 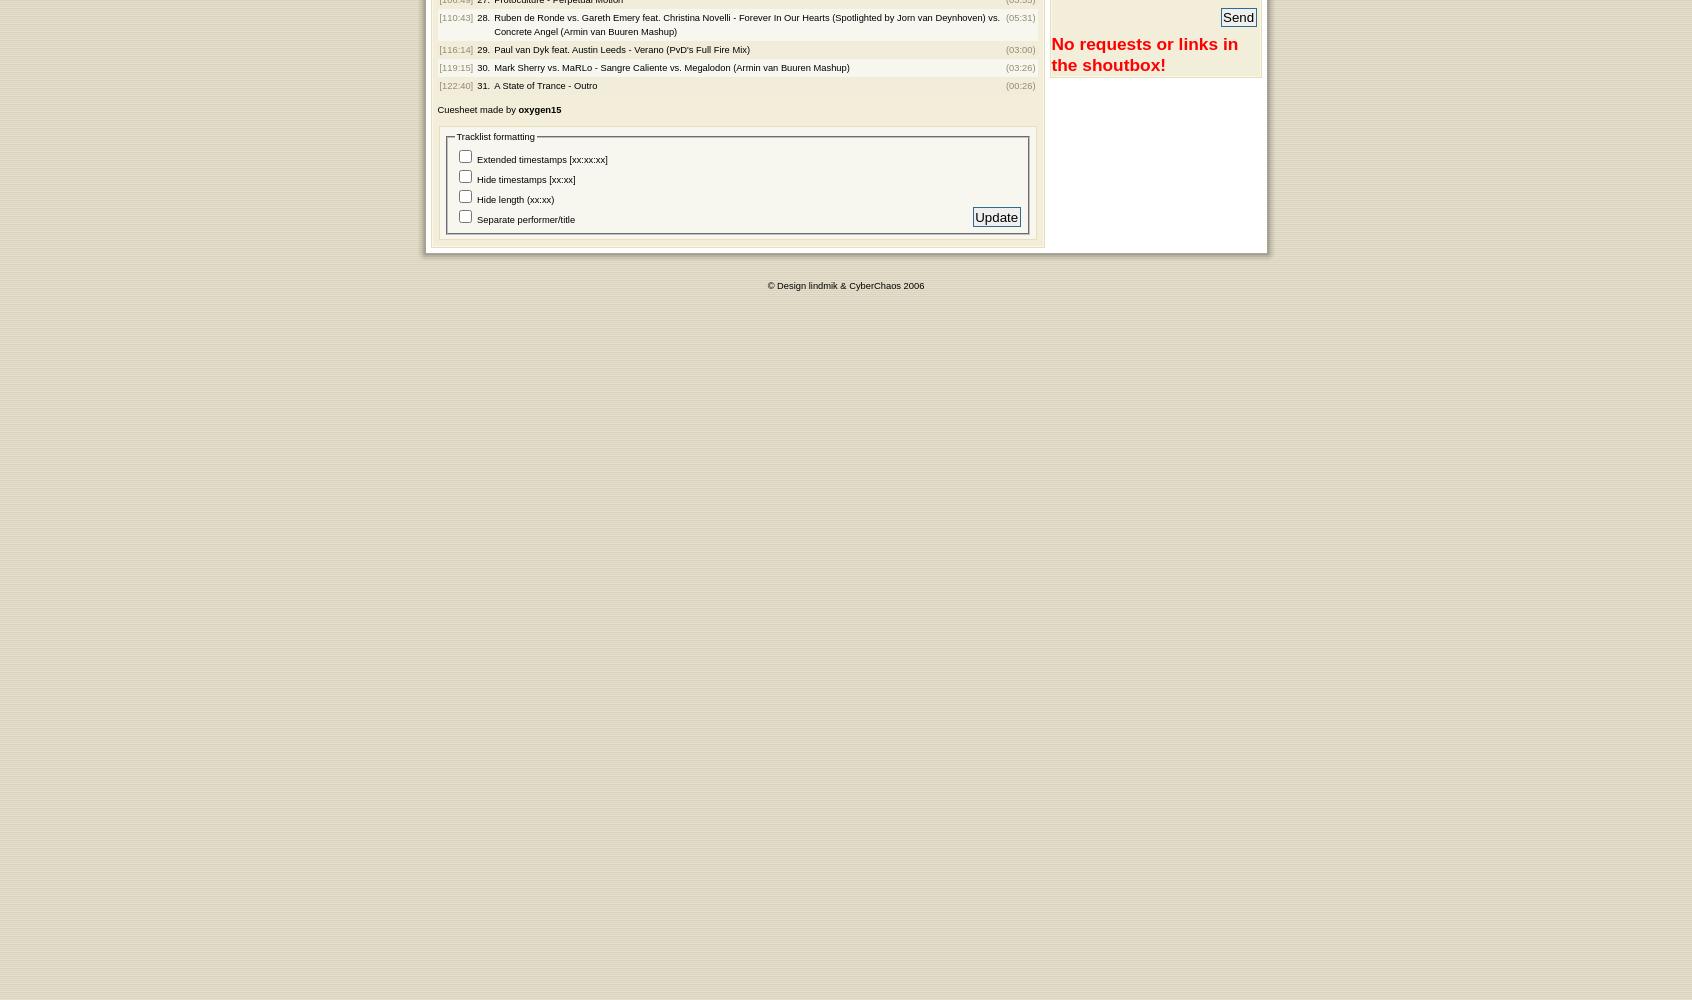 I want to click on 'oxygen15', so click(x=539, y=108).